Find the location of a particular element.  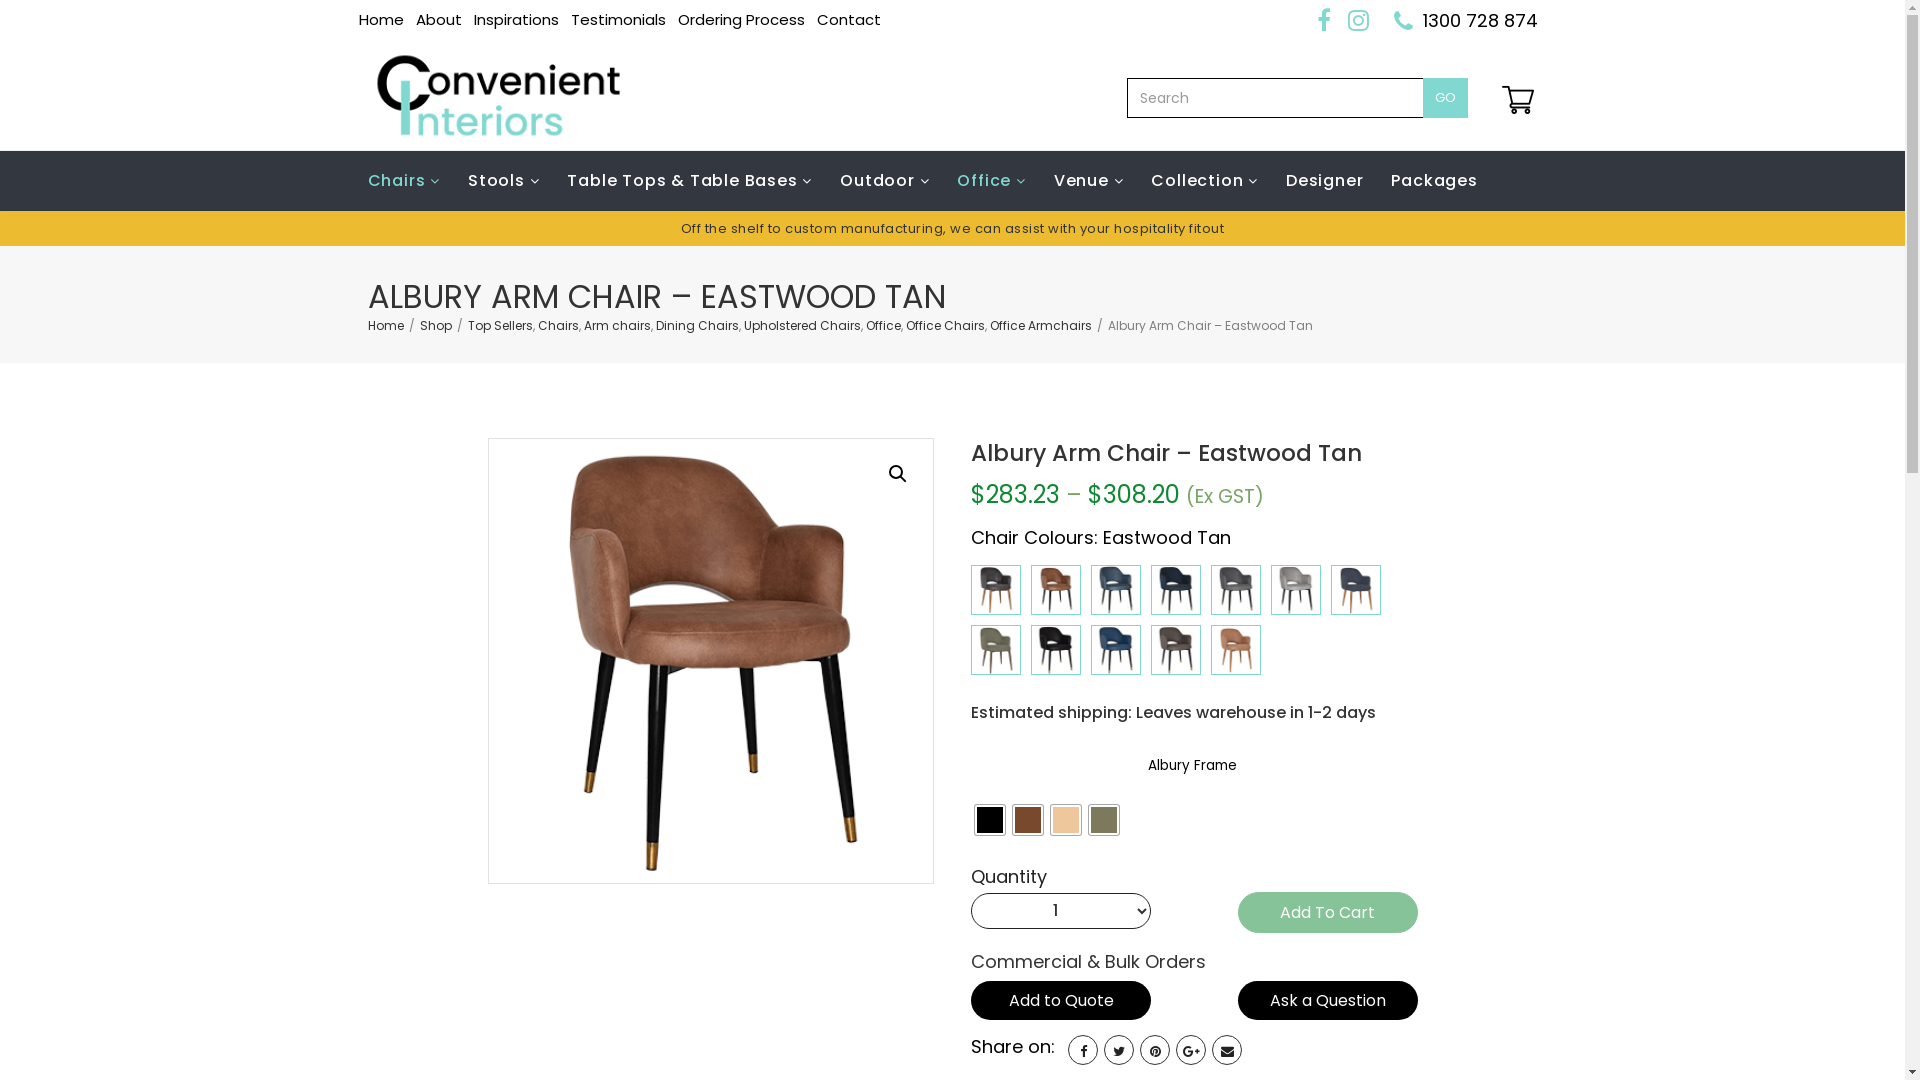

'Office' is located at coordinates (882, 324).